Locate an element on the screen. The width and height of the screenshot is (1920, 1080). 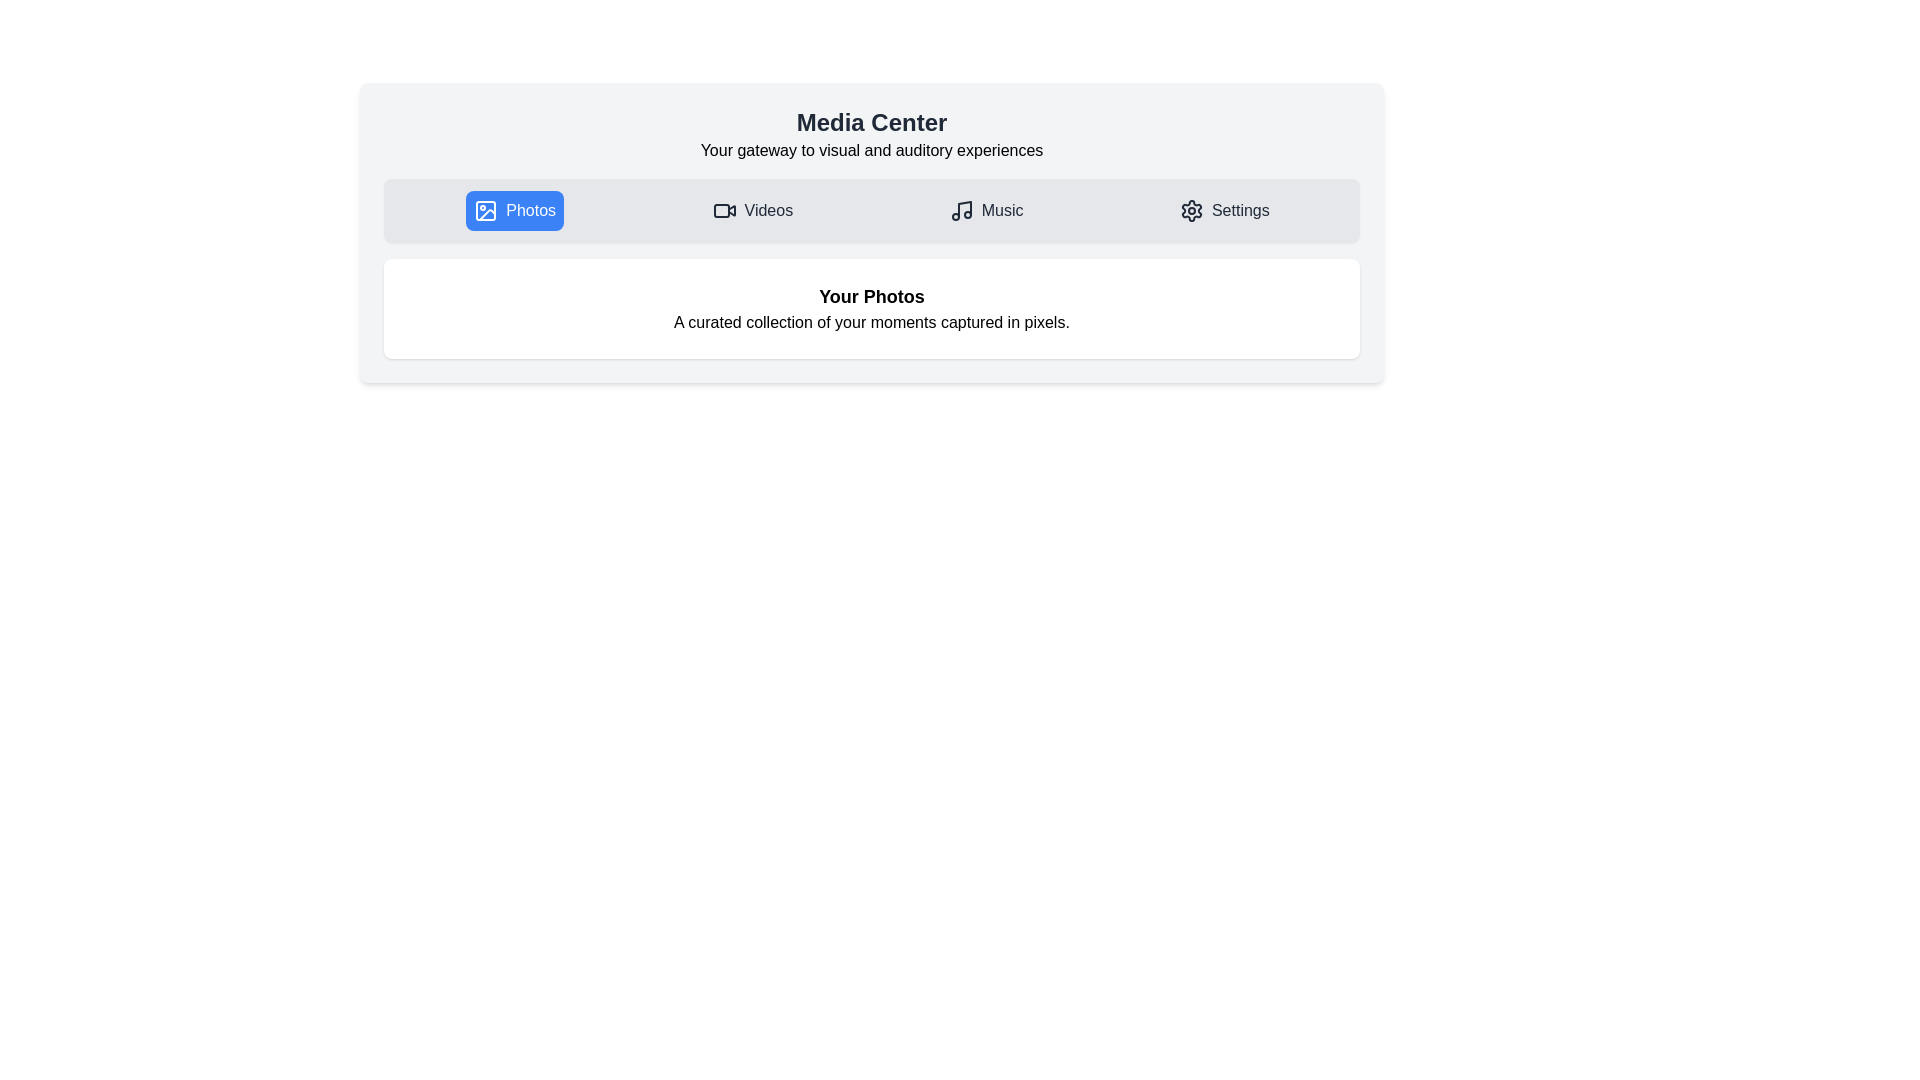
the 'Photos' button, which has a blue background, white text, and a photo frame icon is located at coordinates (515, 211).